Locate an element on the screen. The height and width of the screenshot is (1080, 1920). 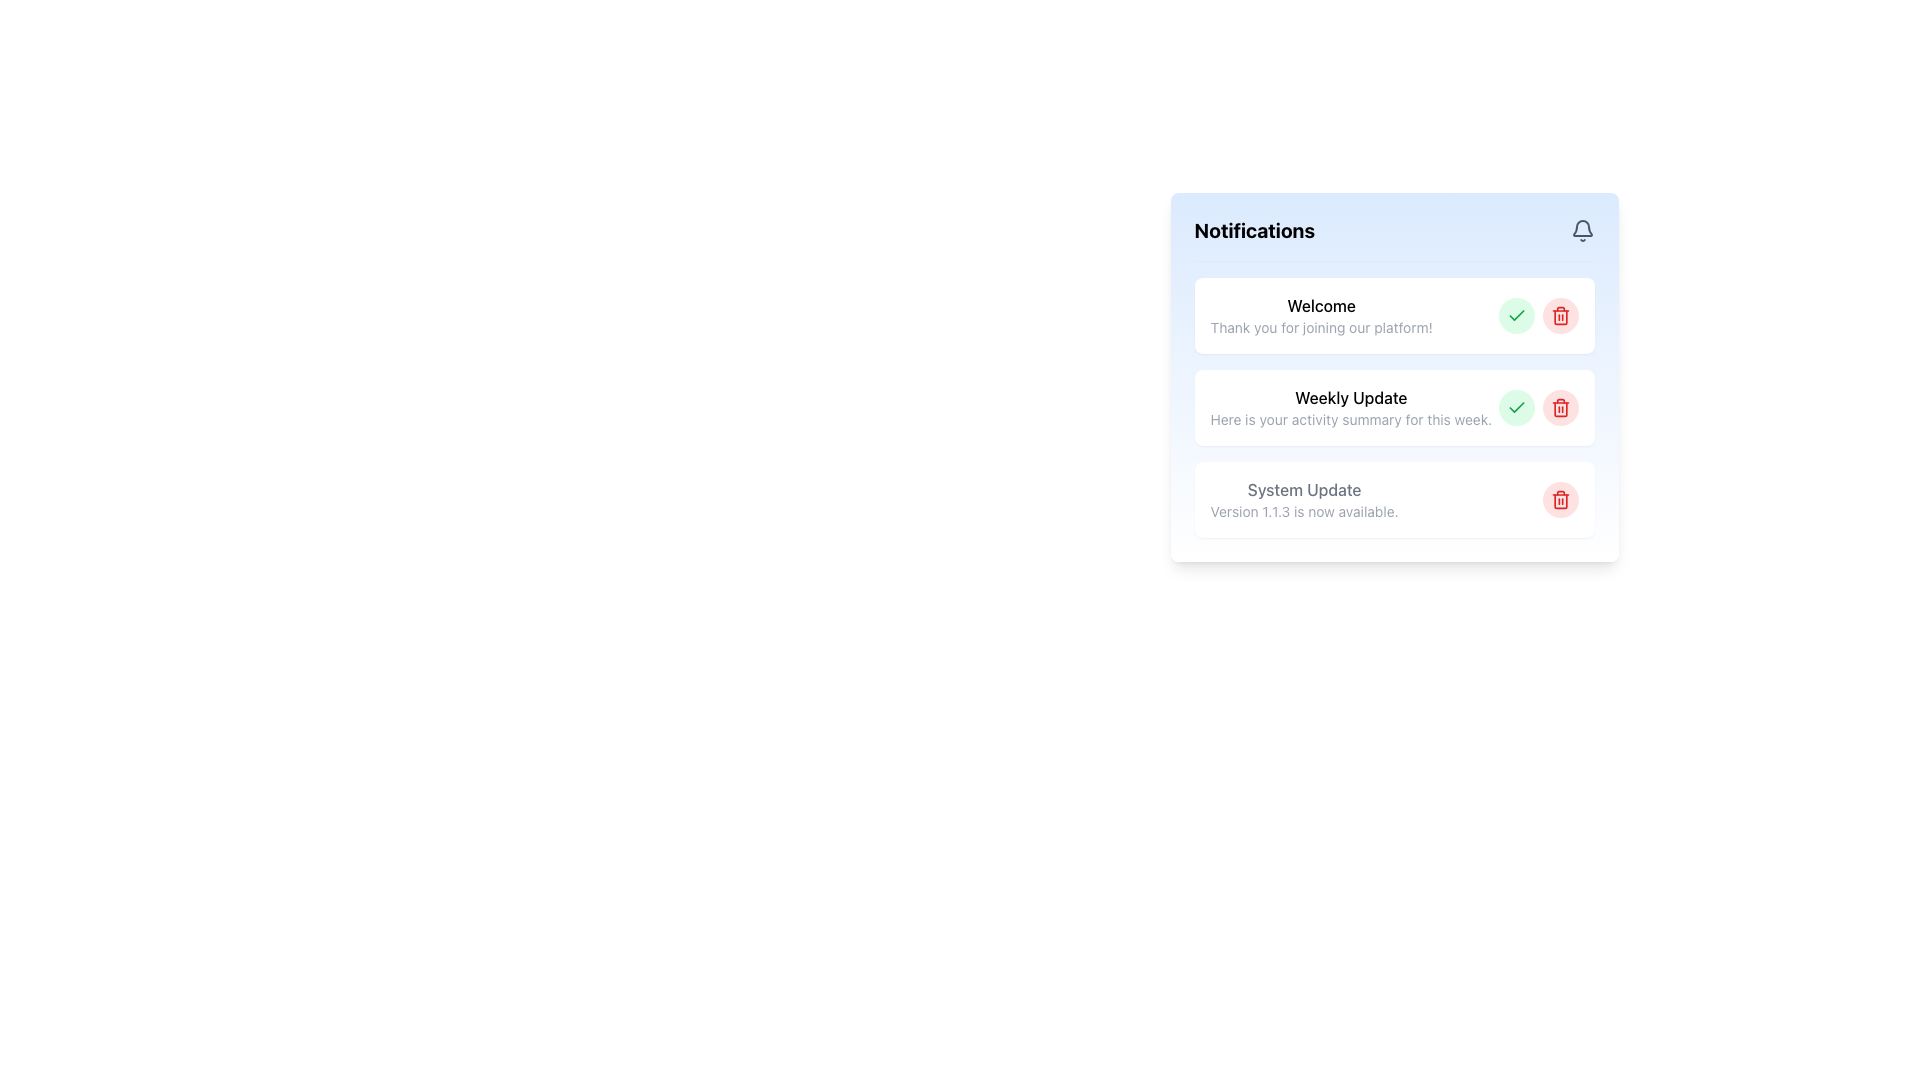
the circular green button with a checkmark icon to mark the notification as read or resolved is located at coordinates (1516, 315).